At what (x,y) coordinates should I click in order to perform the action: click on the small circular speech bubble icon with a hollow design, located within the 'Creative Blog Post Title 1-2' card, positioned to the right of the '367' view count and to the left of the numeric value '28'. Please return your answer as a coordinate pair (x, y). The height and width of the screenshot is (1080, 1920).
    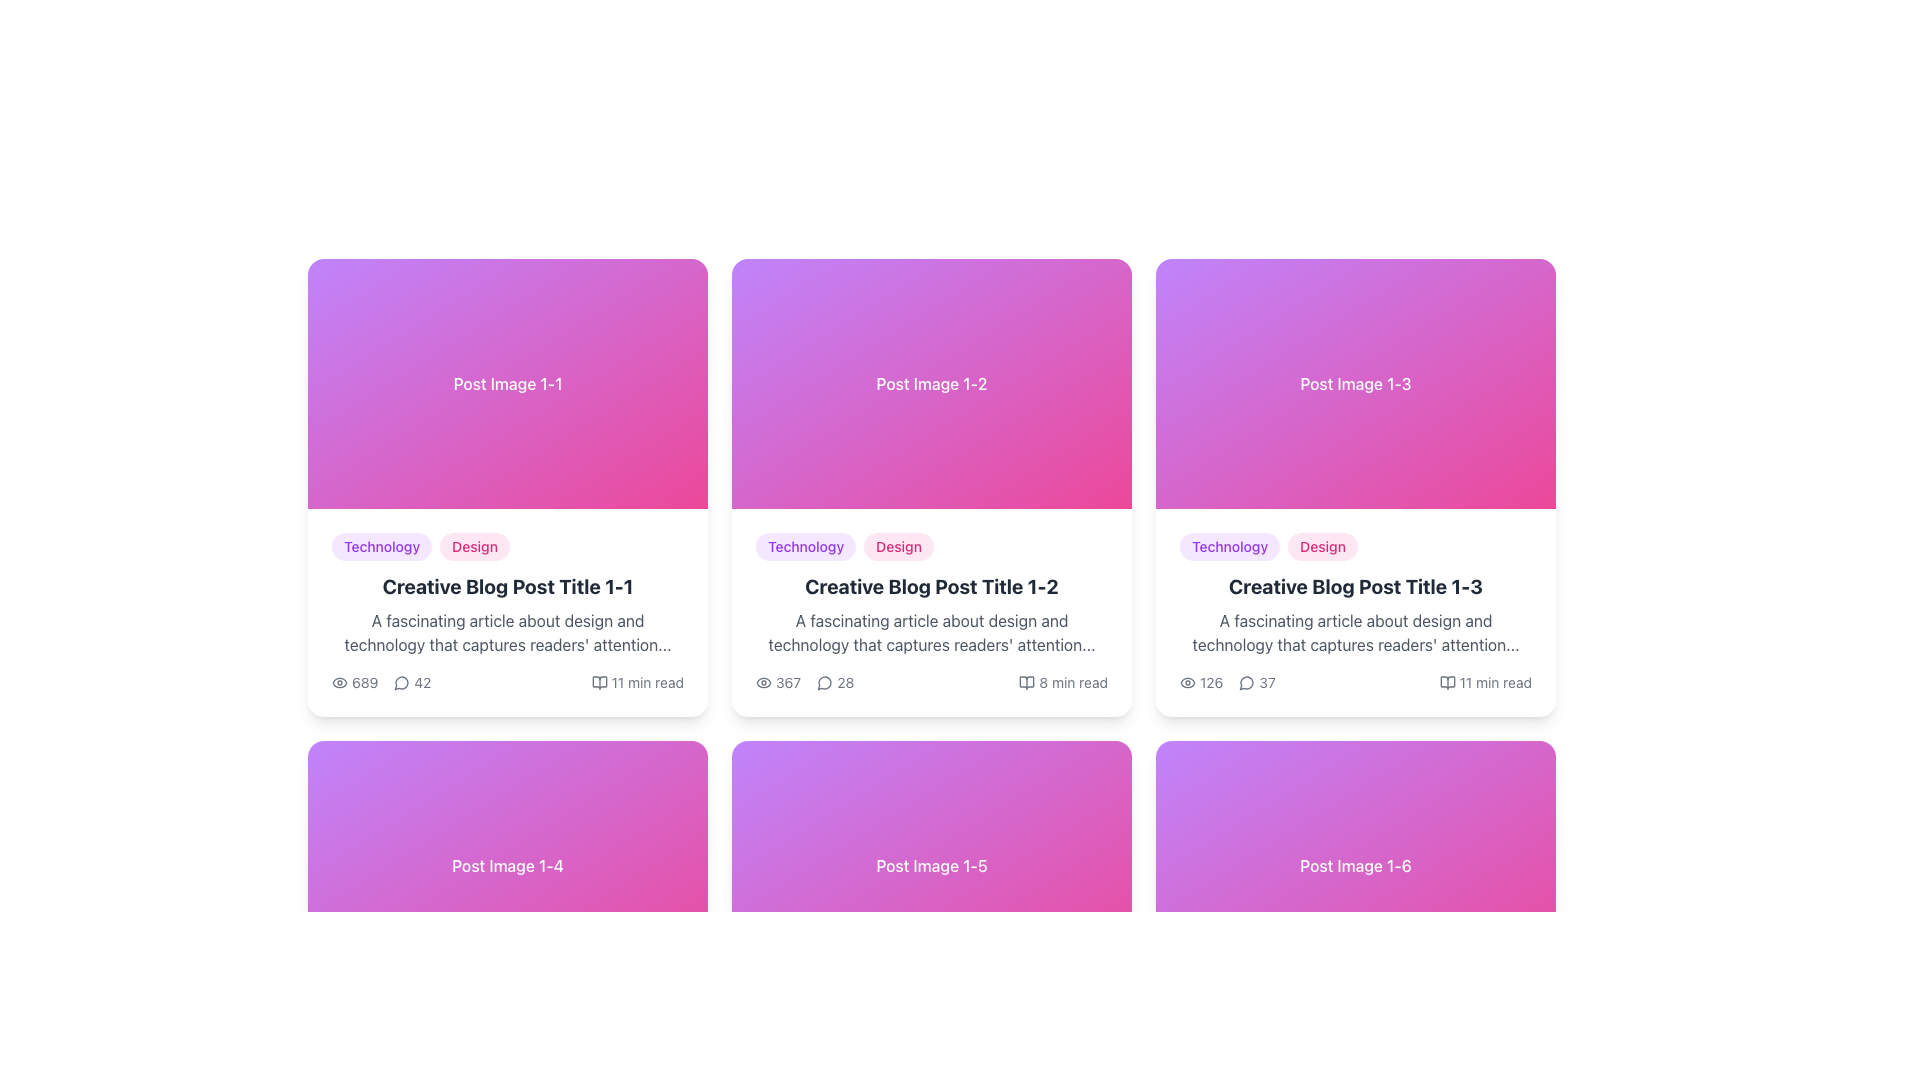
    Looking at the image, I should click on (825, 681).